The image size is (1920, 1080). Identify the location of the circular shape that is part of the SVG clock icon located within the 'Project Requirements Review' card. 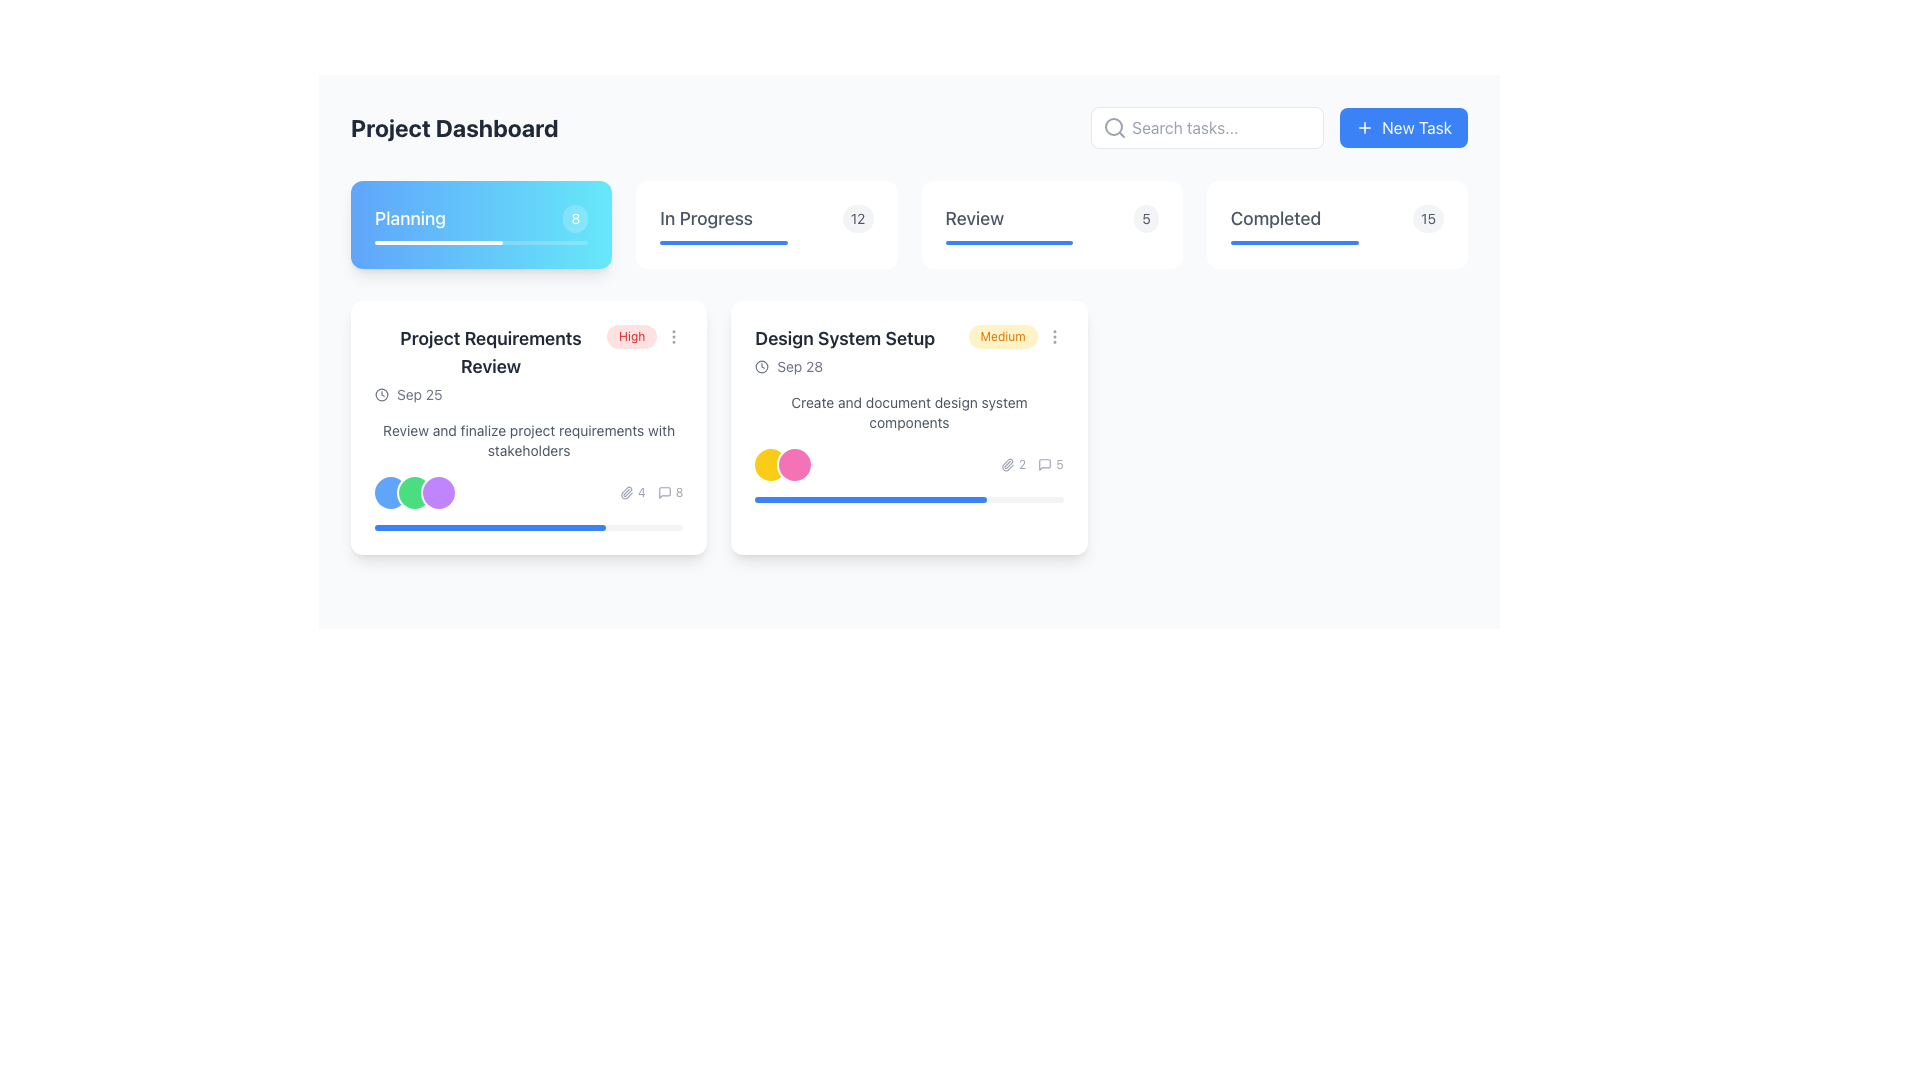
(382, 394).